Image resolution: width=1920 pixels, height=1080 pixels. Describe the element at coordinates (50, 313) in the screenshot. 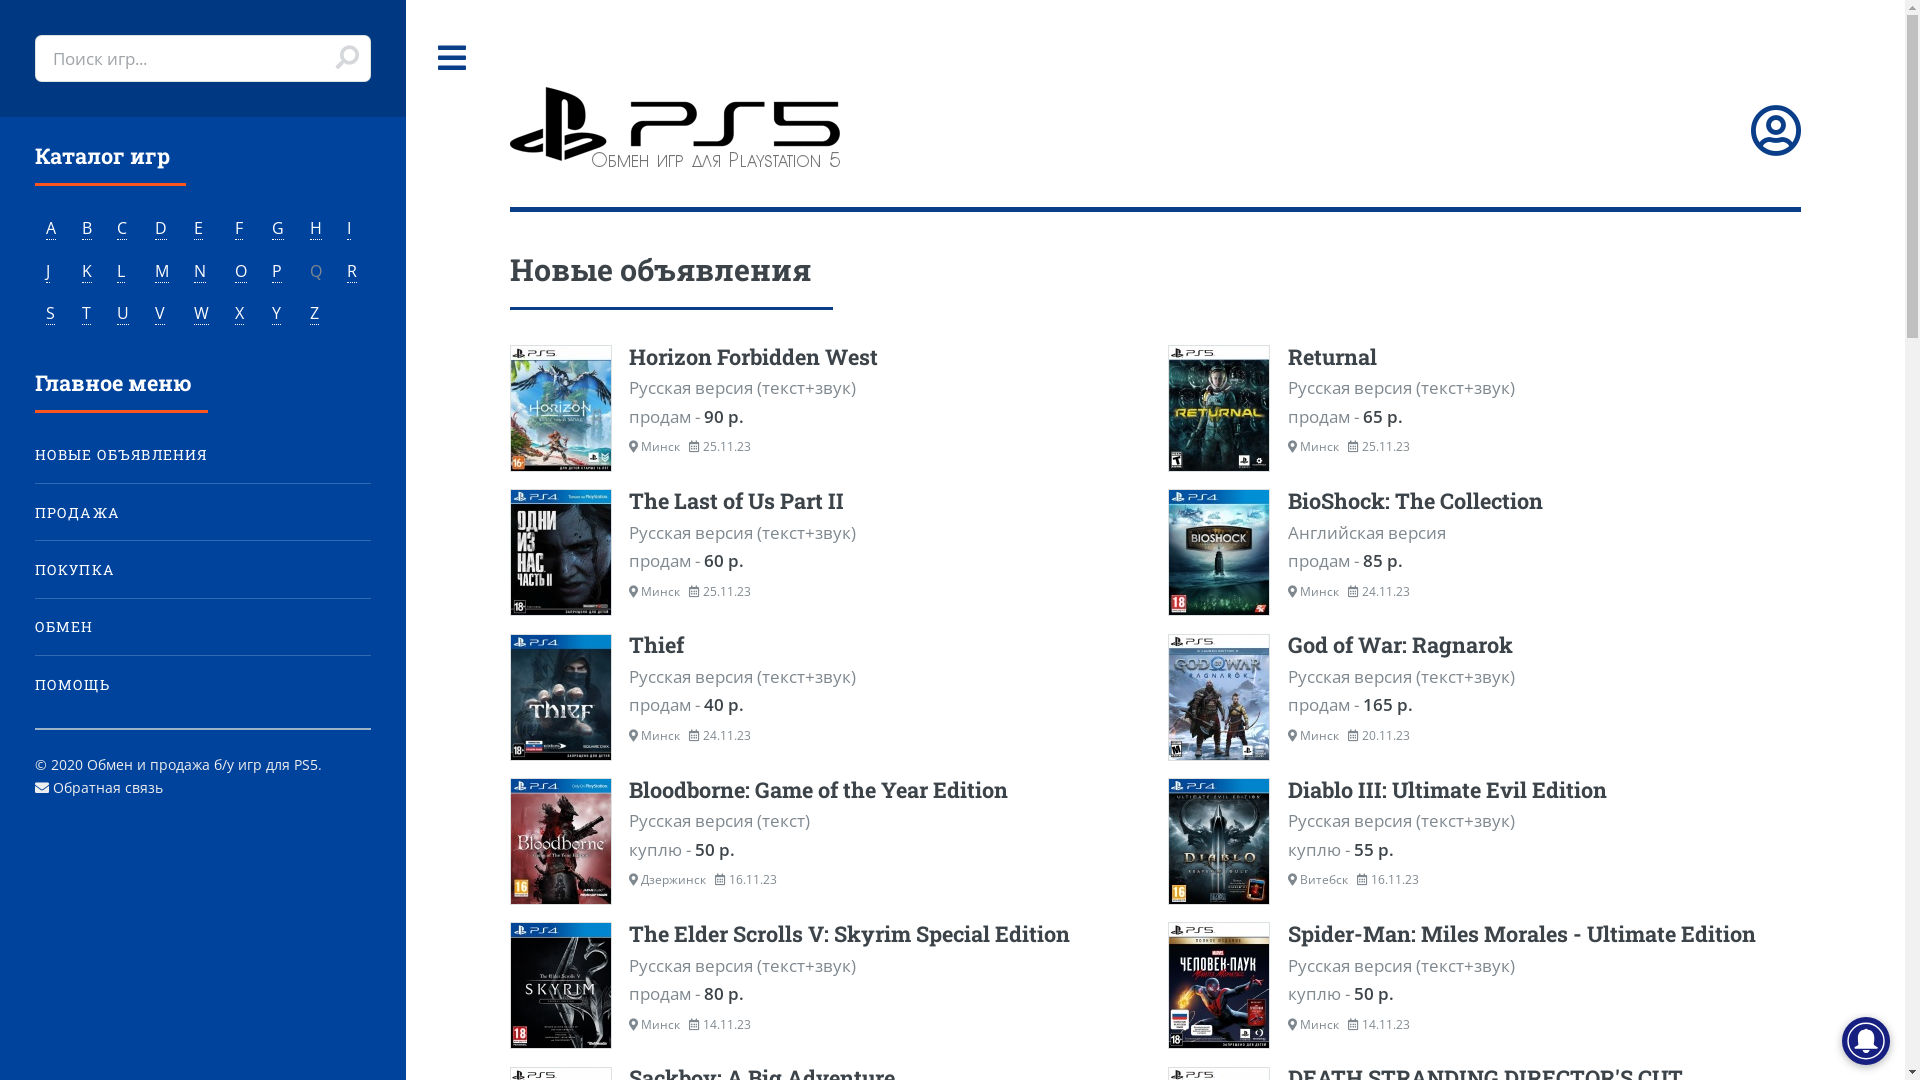

I see `'S'` at that location.